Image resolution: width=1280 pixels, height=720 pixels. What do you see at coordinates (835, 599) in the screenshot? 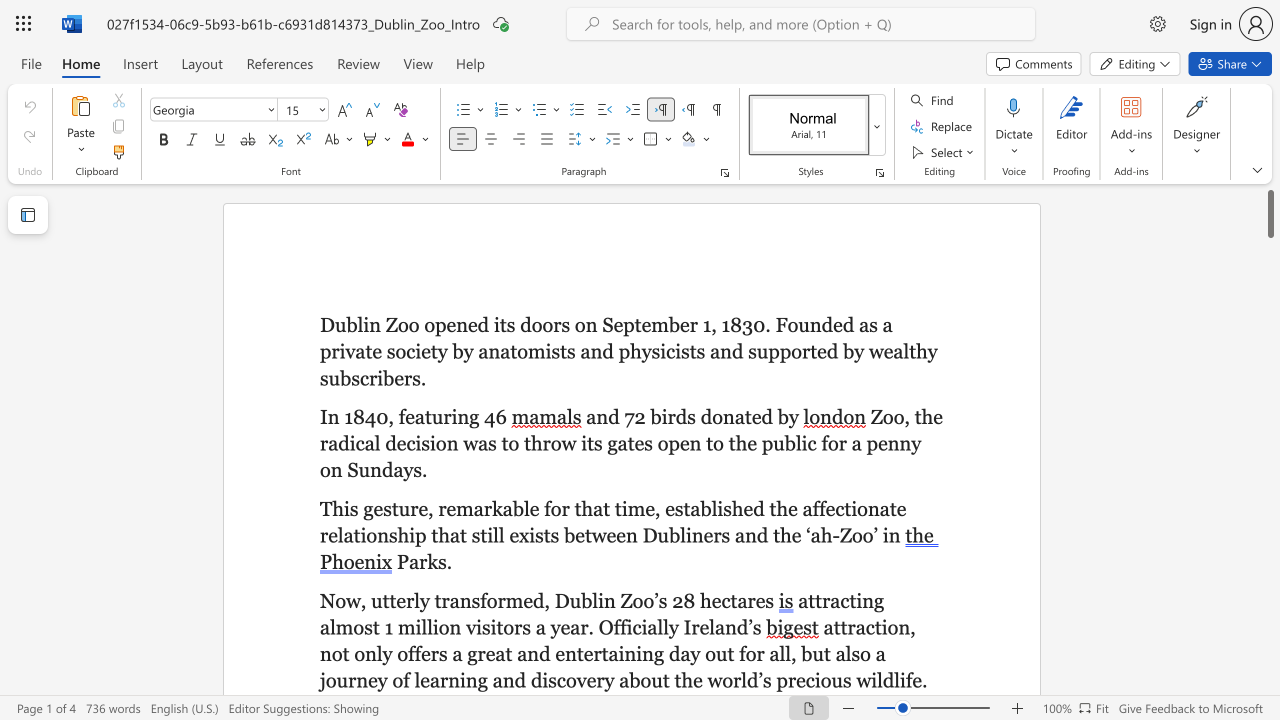
I see `the 2th character "a" in the text` at bounding box center [835, 599].